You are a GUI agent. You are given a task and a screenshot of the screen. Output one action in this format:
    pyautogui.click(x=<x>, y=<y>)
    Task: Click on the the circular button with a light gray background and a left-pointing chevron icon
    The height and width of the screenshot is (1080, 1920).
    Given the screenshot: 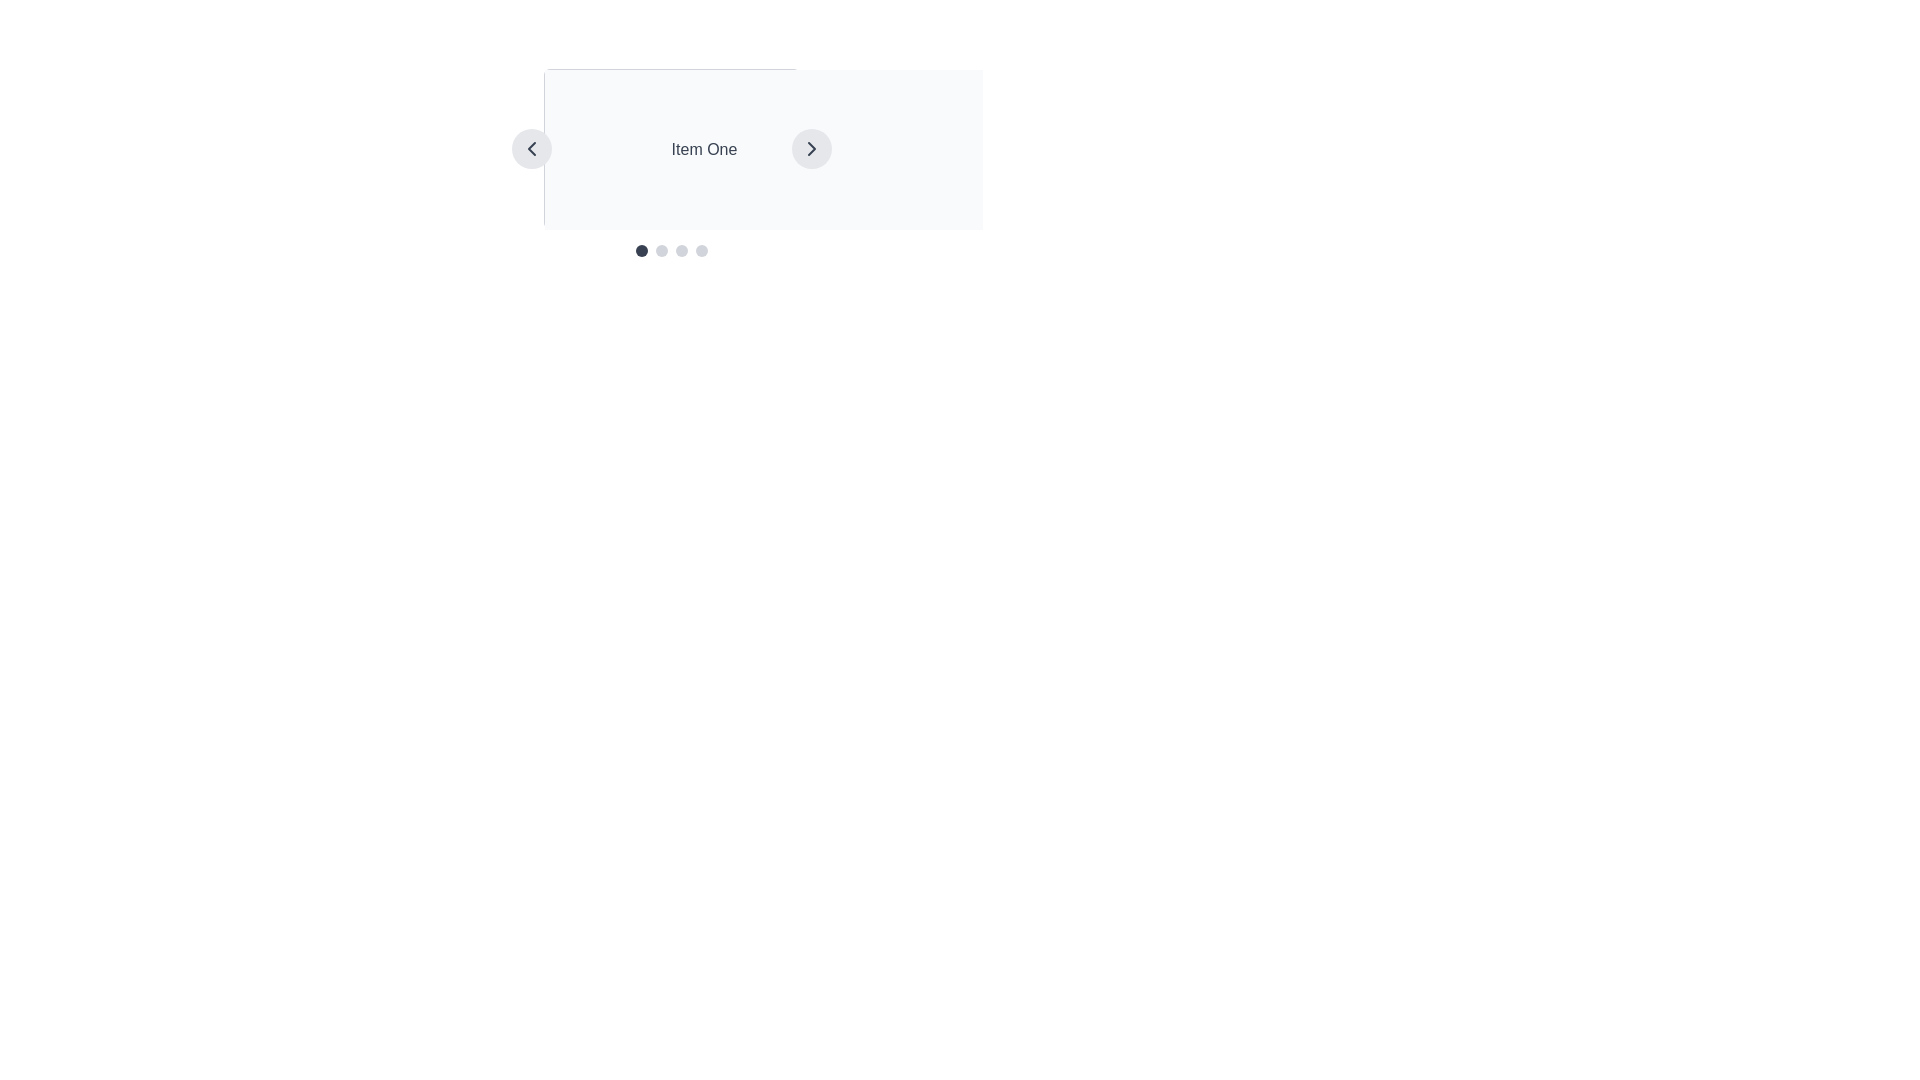 What is the action you would take?
    pyautogui.click(x=531, y=148)
    